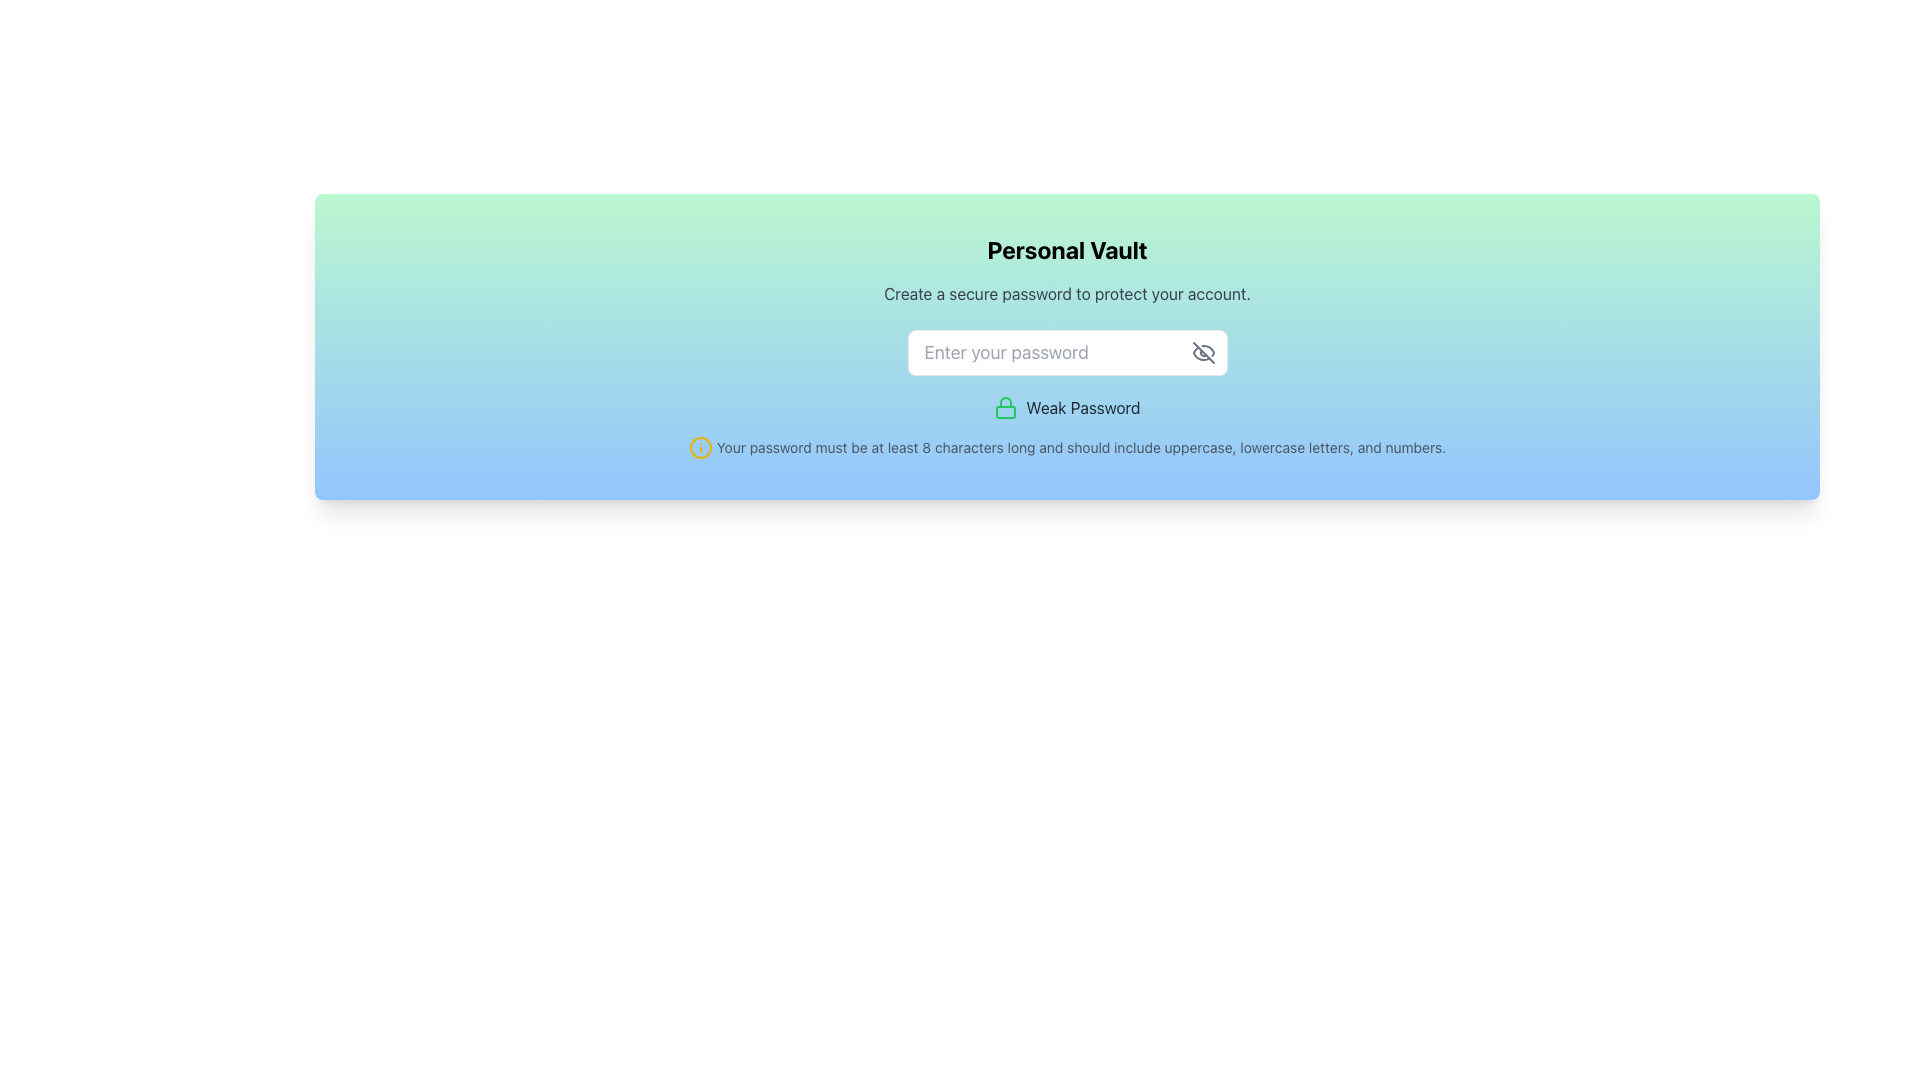 The image size is (1920, 1080). What do you see at coordinates (1202, 352) in the screenshot?
I see `the button located to the right of the password input field` at bounding box center [1202, 352].